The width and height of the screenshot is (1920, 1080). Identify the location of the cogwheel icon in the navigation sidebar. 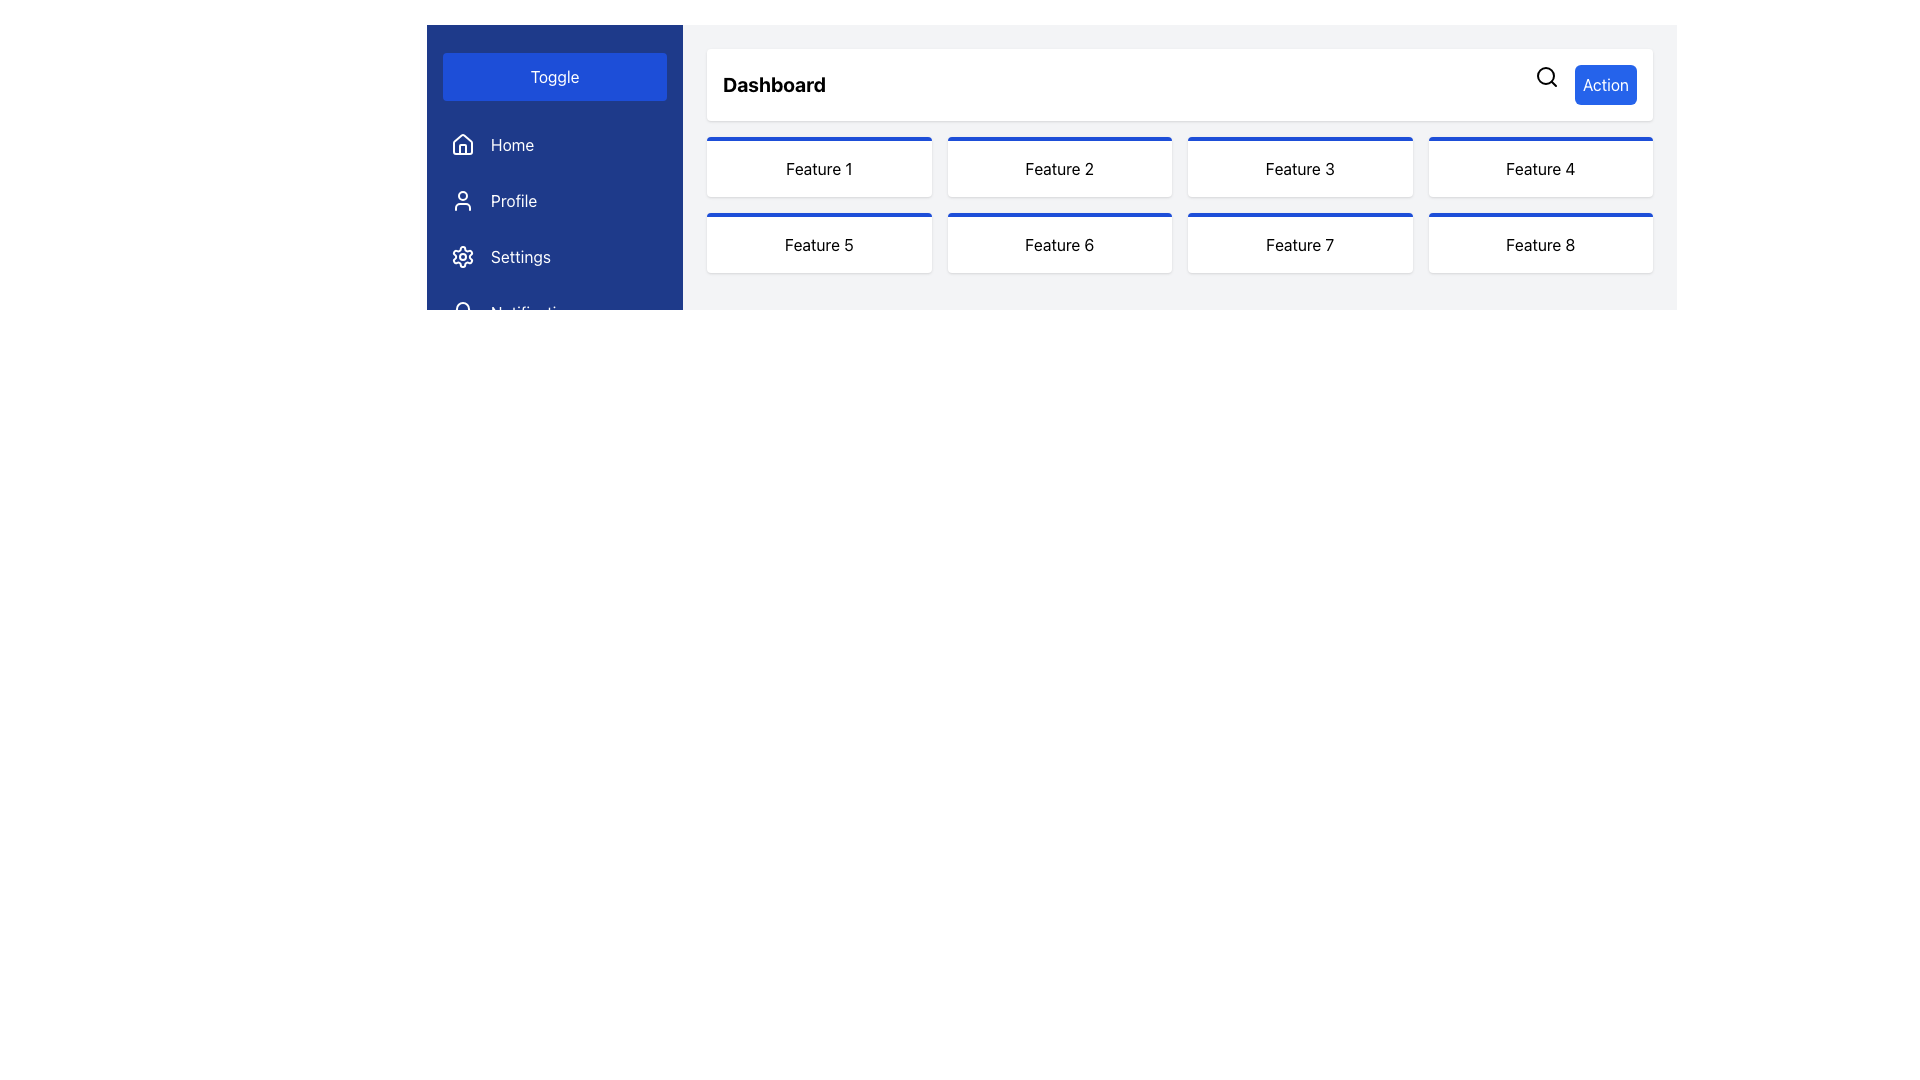
(461, 256).